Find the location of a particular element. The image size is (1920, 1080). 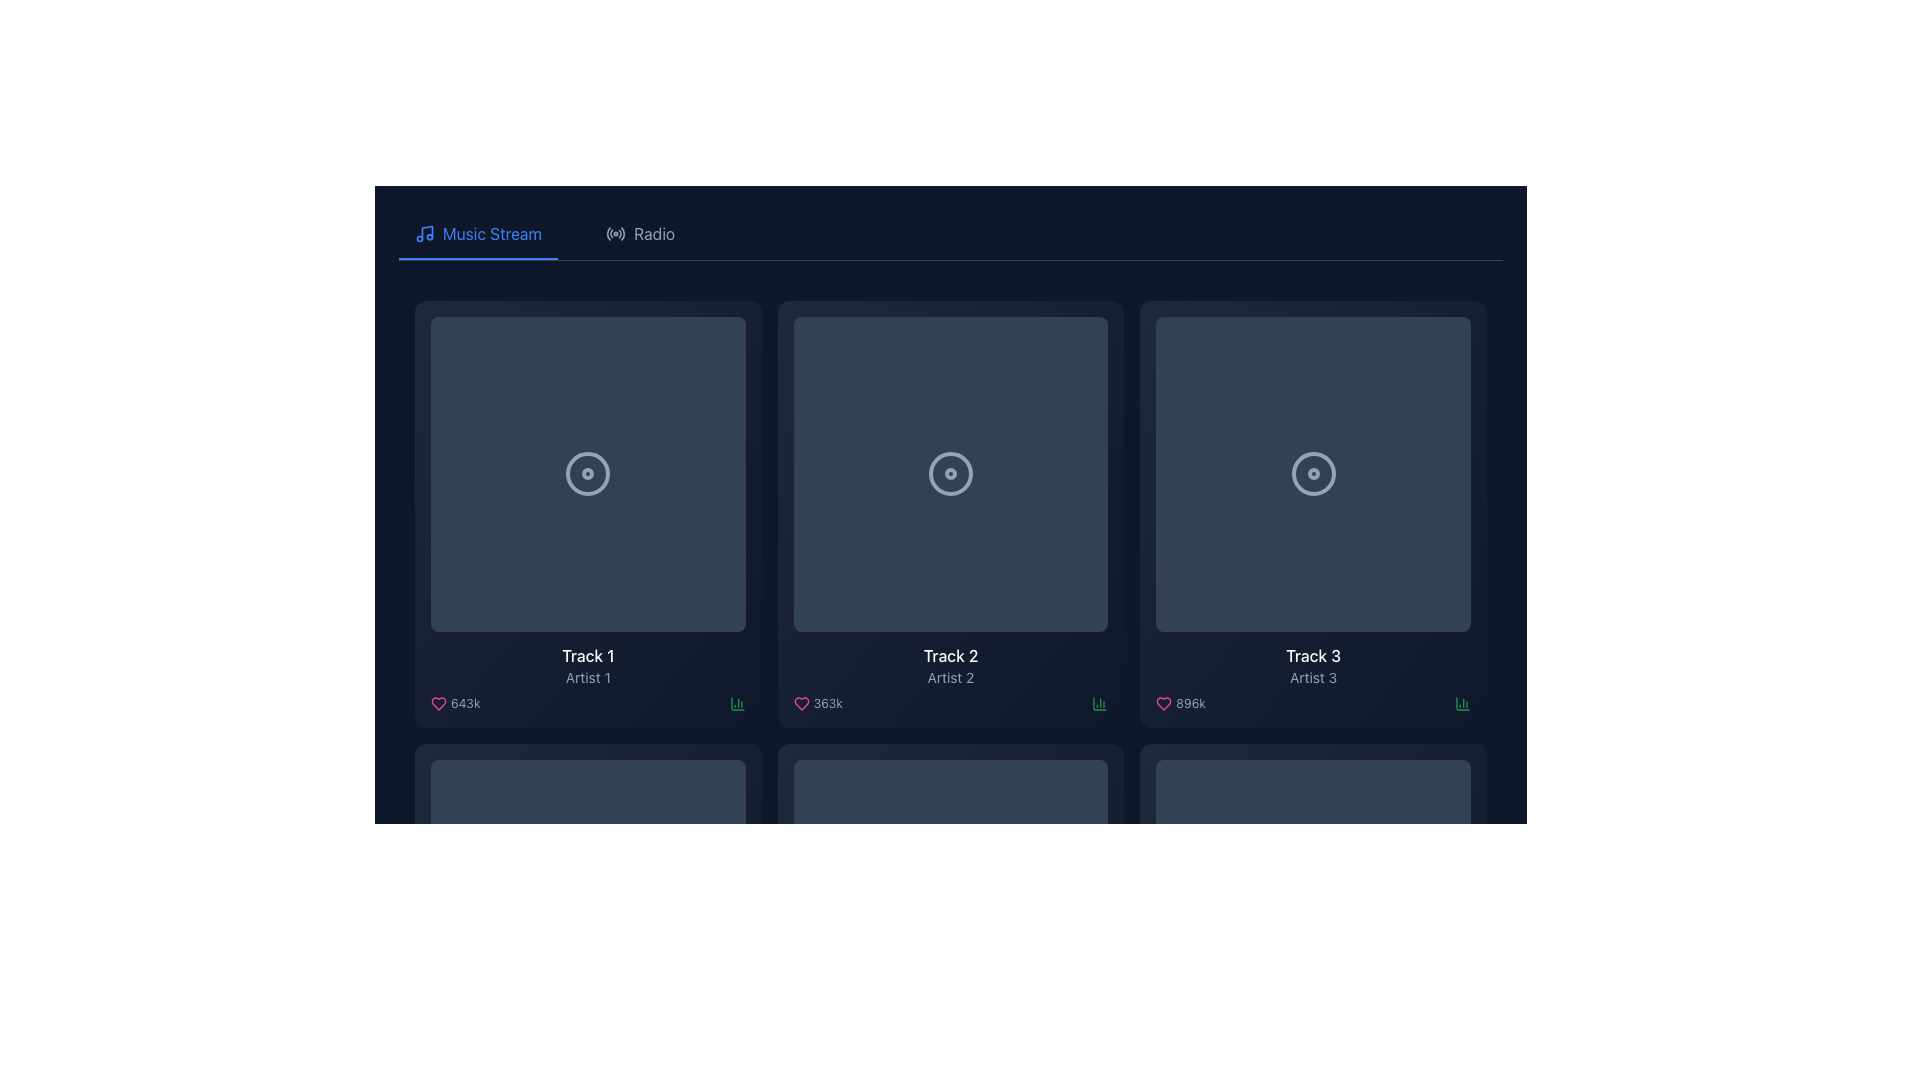

the like or favorite count text element located beneath 'Track 1', positioned left of the chart-like icon is located at coordinates (454, 702).